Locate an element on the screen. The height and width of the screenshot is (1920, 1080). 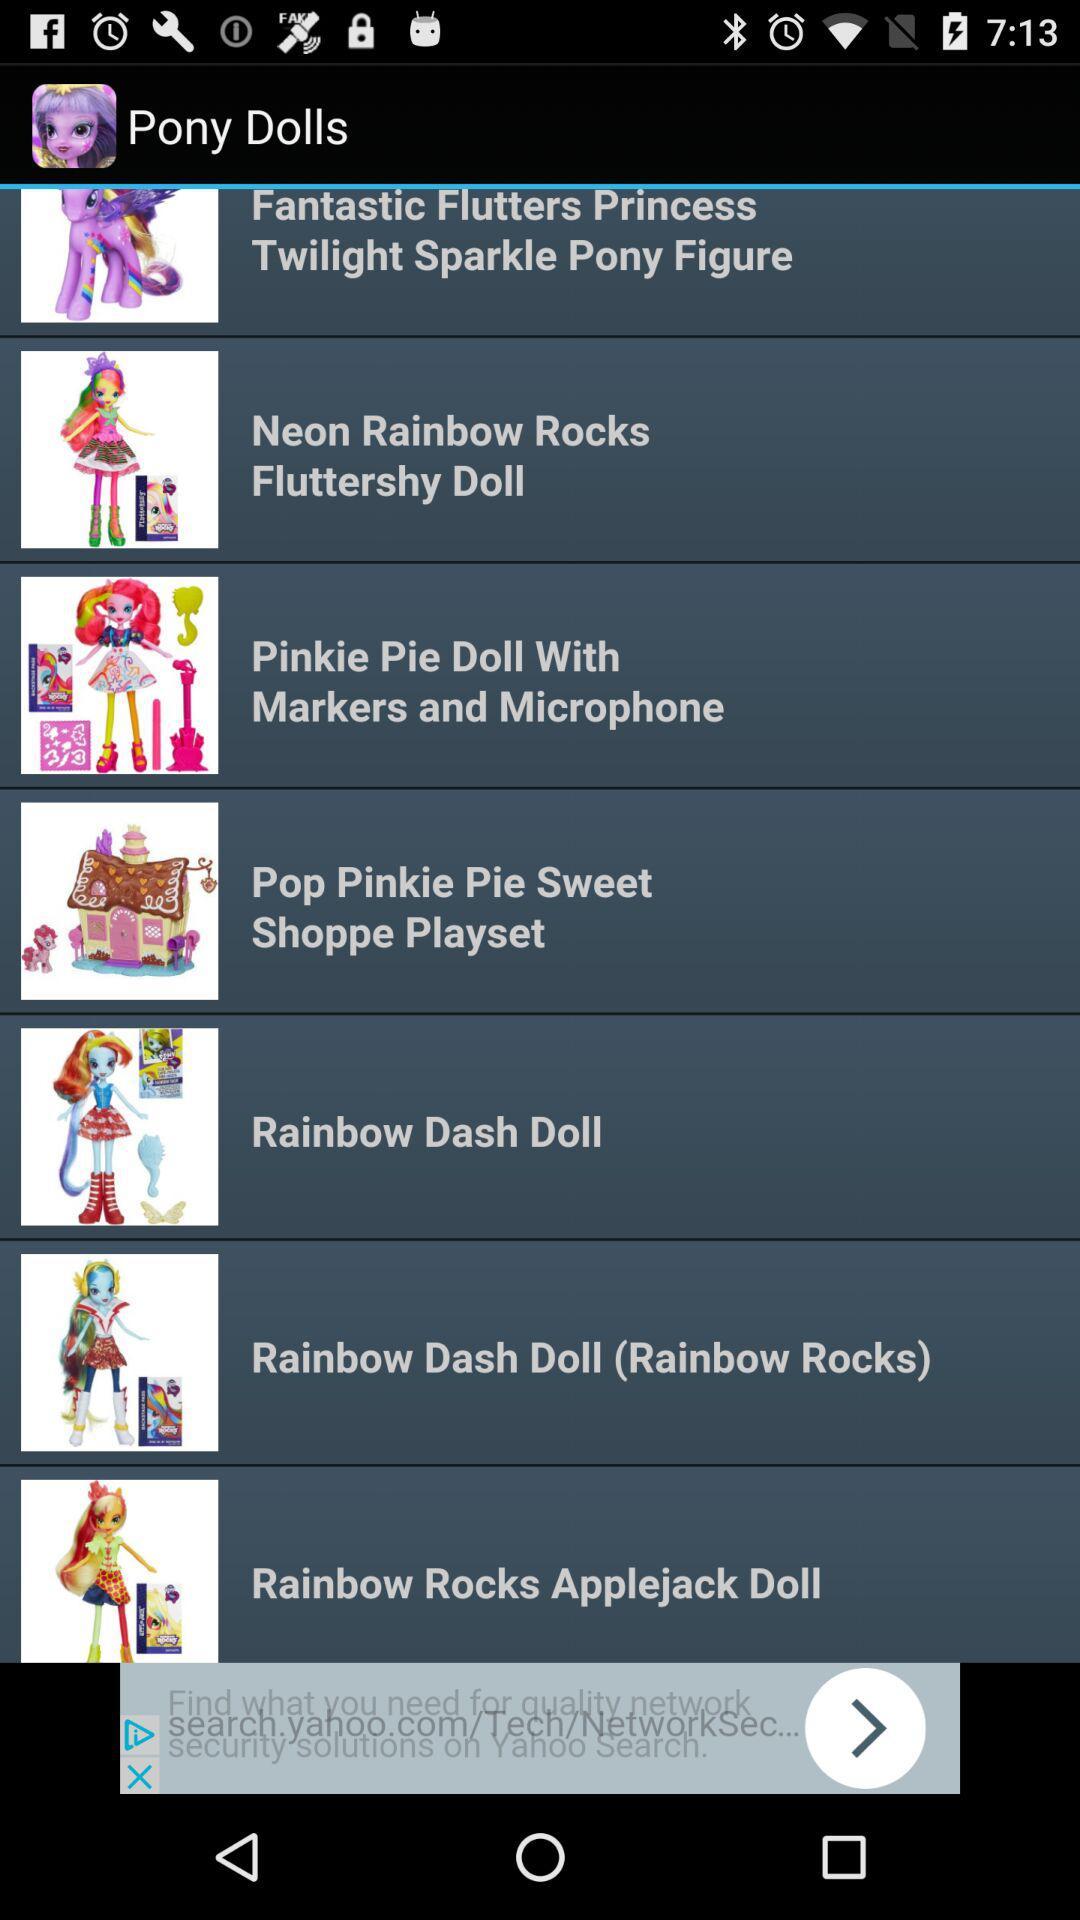
next is located at coordinates (540, 1727).